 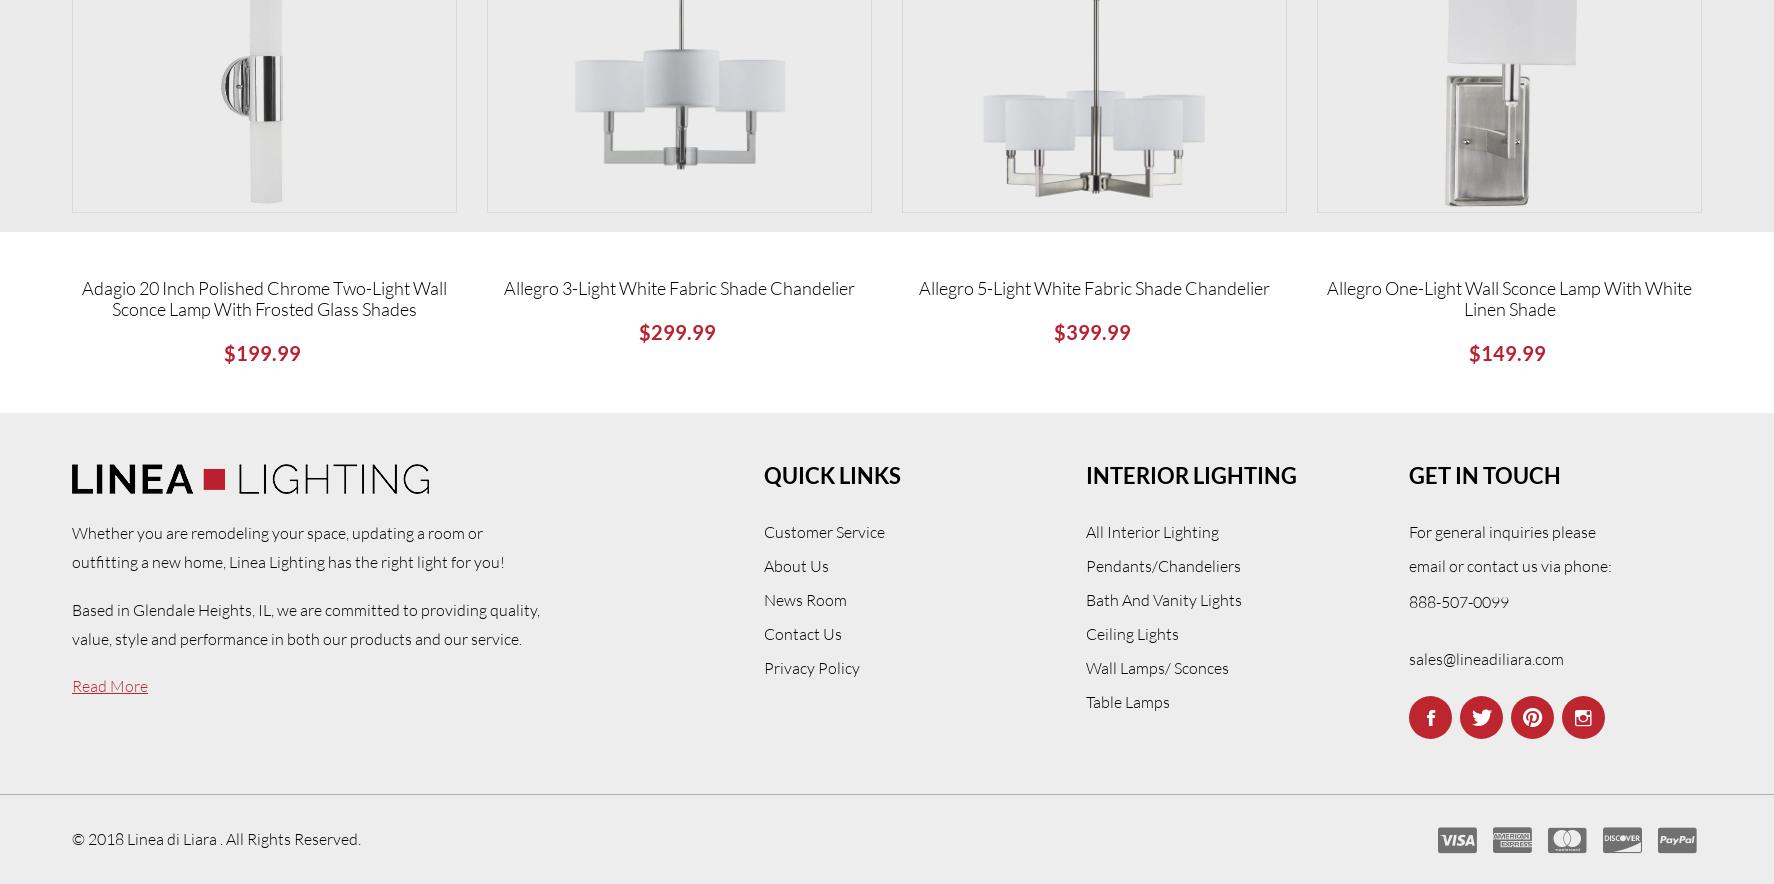 What do you see at coordinates (1509, 297) in the screenshot?
I see `'Allegro One-Light Wall Sconce Lamp with White Linen Shade'` at bounding box center [1509, 297].